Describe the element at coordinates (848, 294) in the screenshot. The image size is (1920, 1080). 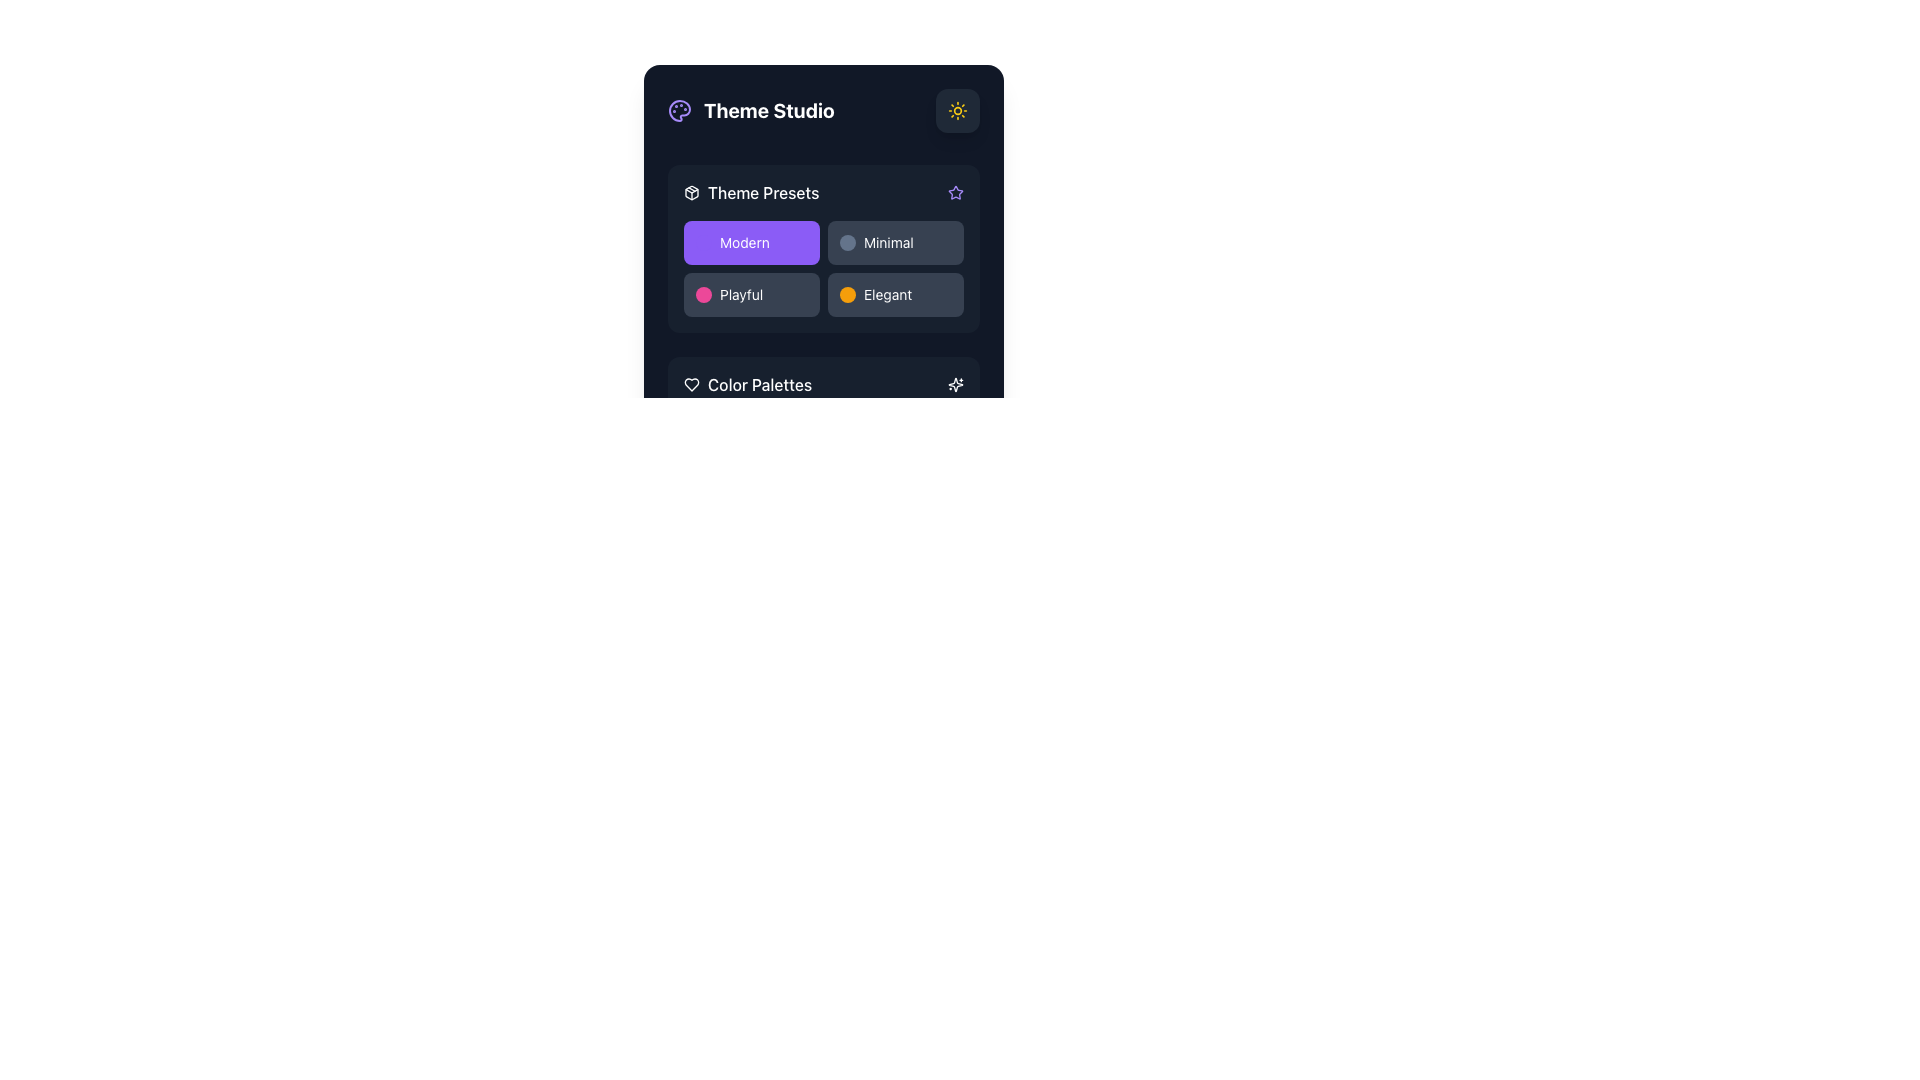
I see `the status indicator or decorative icon associated with the 'Elegant' preset in the 'Theme Presets' section of the 'Theme Studio' panel` at that location.